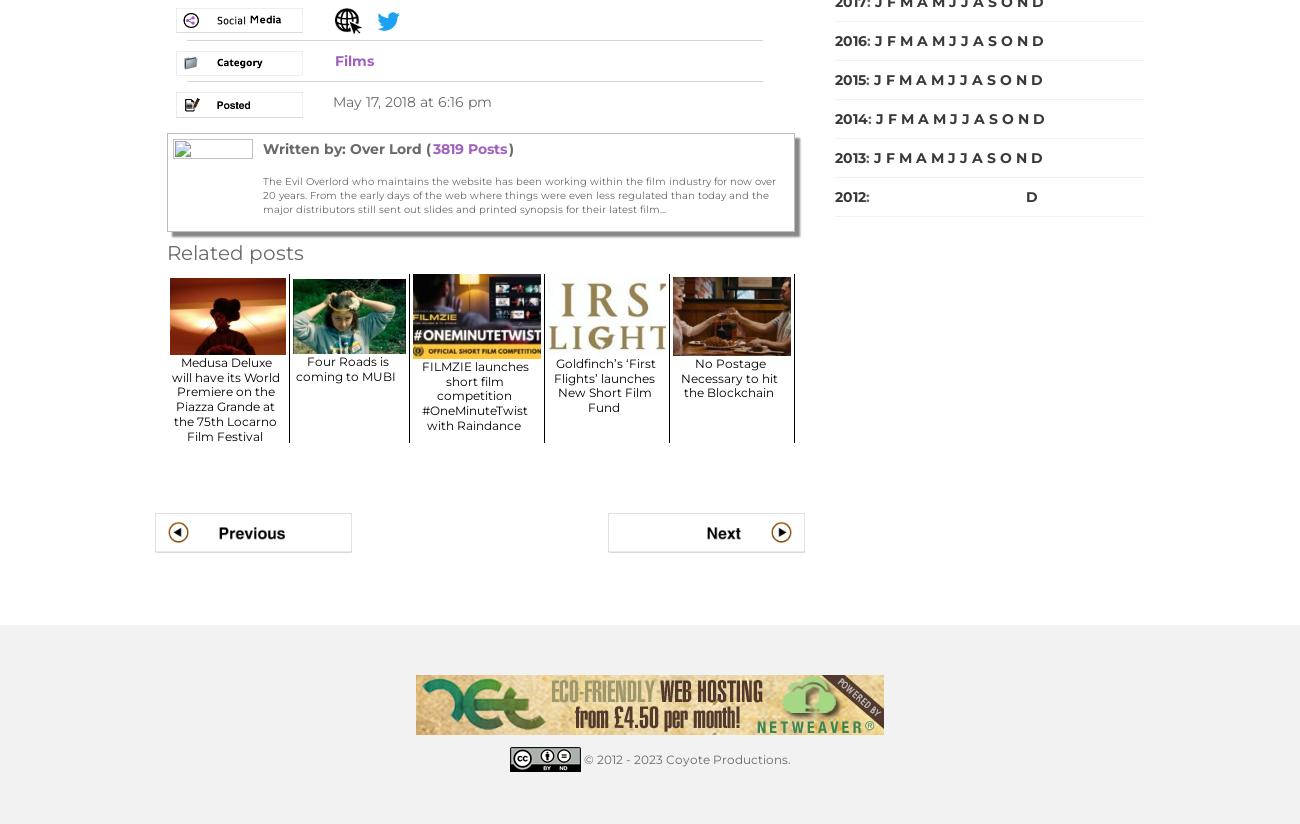 This screenshot has height=824, width=1300. I want to click on '2016', so click(850, 39).